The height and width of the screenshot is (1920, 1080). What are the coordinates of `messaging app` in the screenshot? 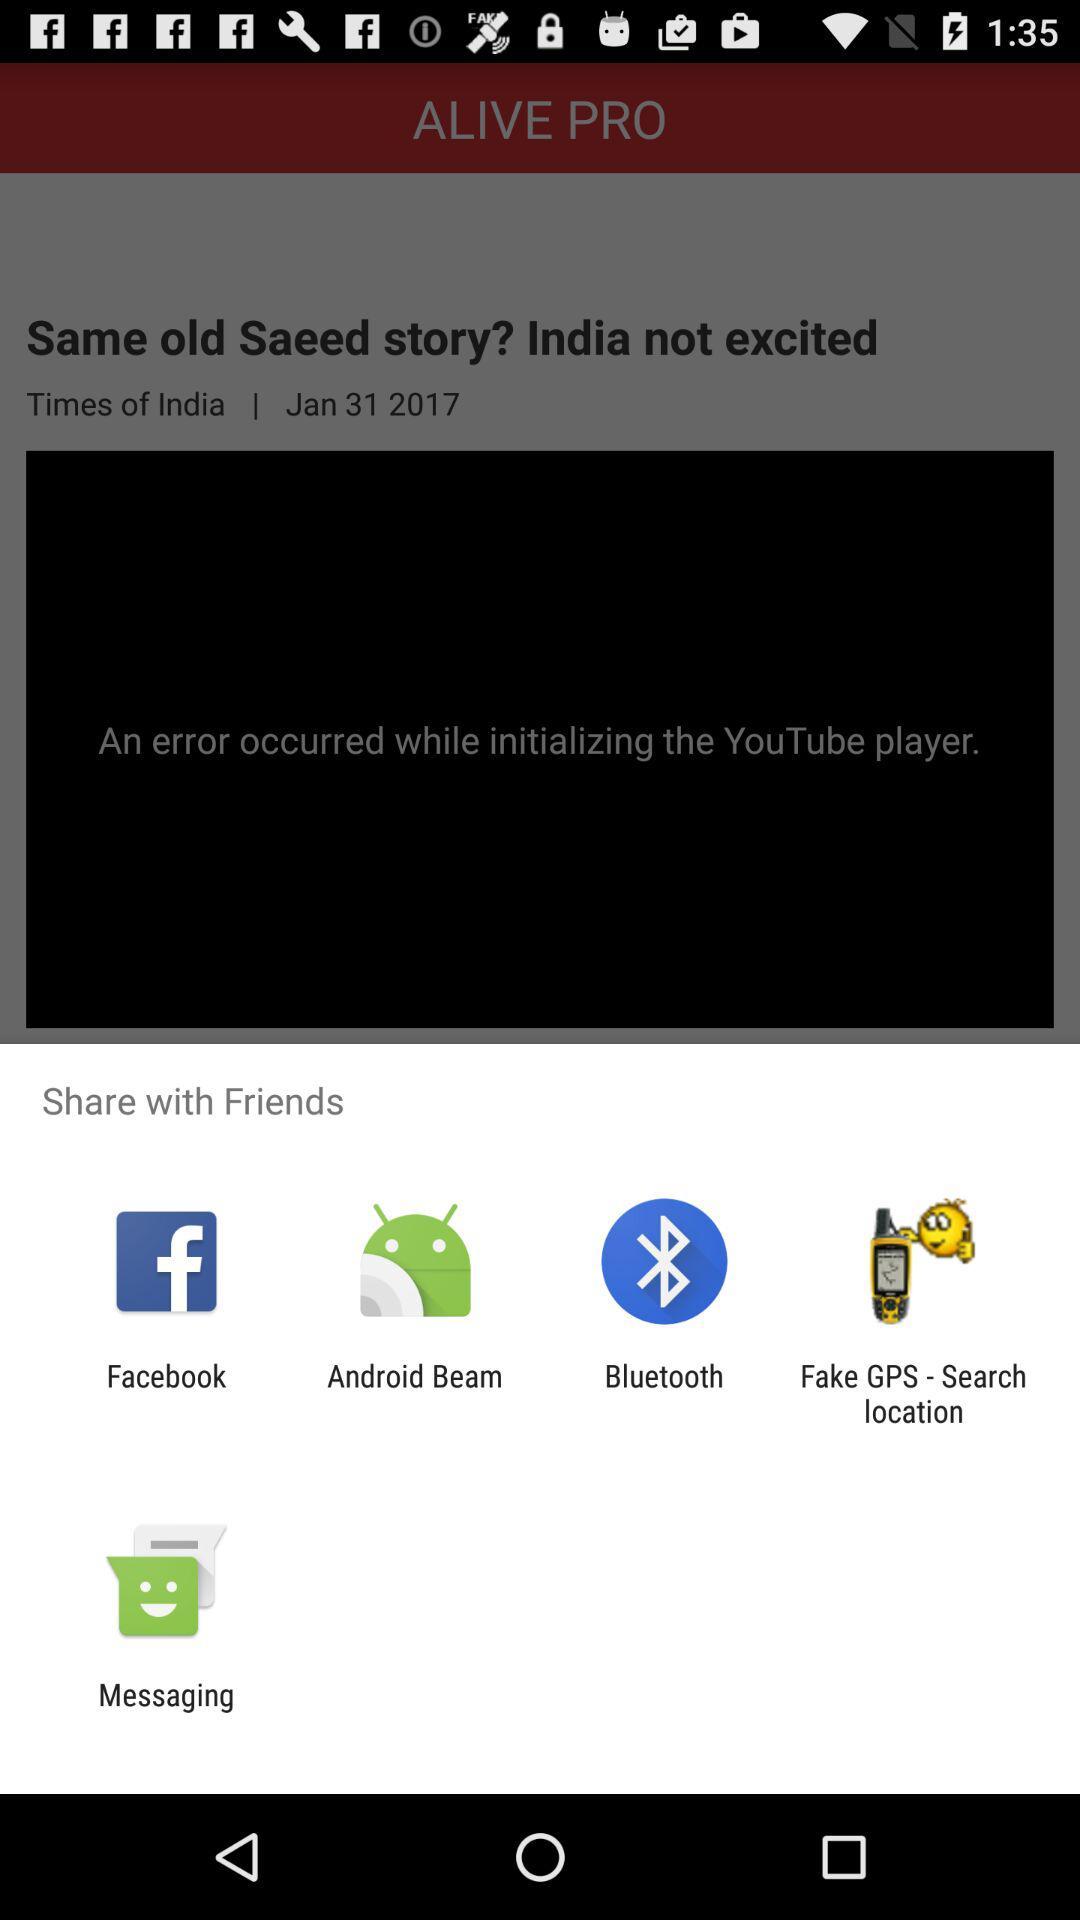 It's located at (165, 1711).